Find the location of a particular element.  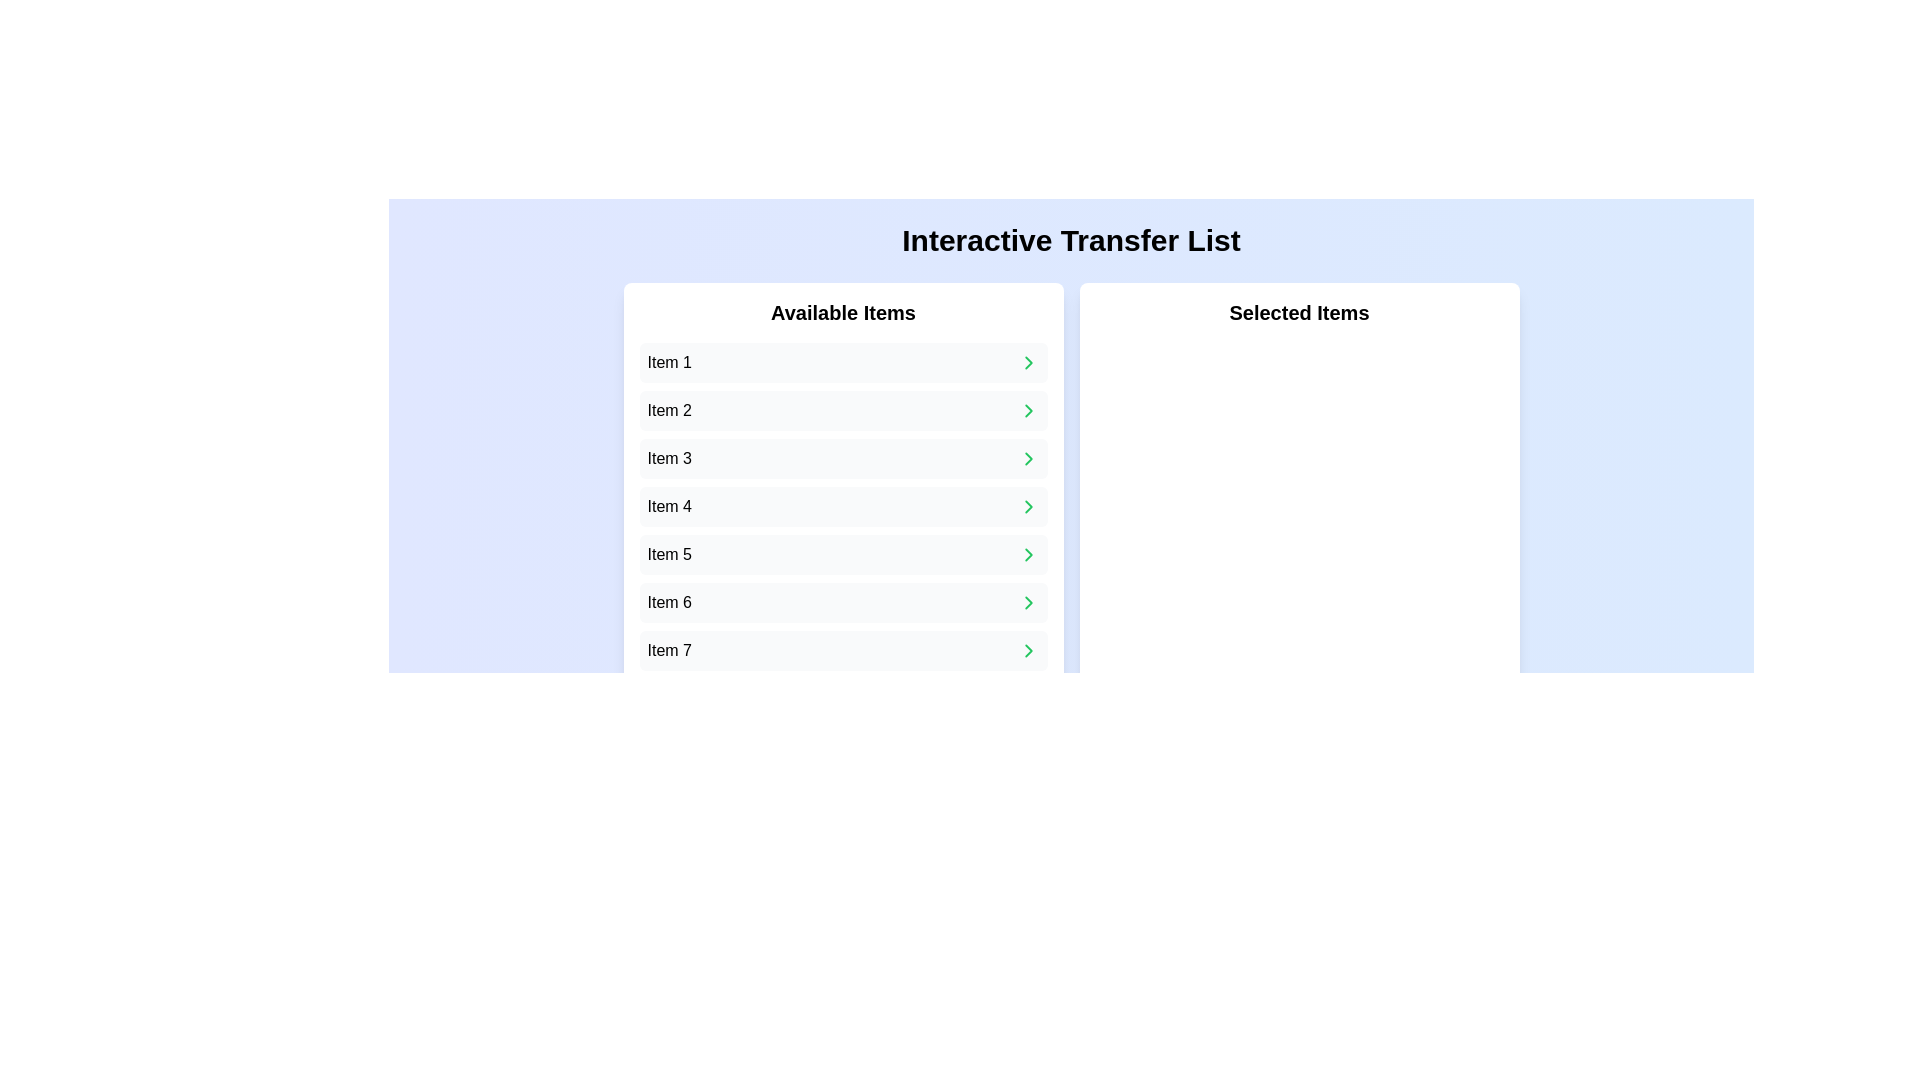

the text label displaying 'Item 3' in the third row of the 'Available Items' list, which has a light gray background and rounded corners is located at coordinates (669, 459).